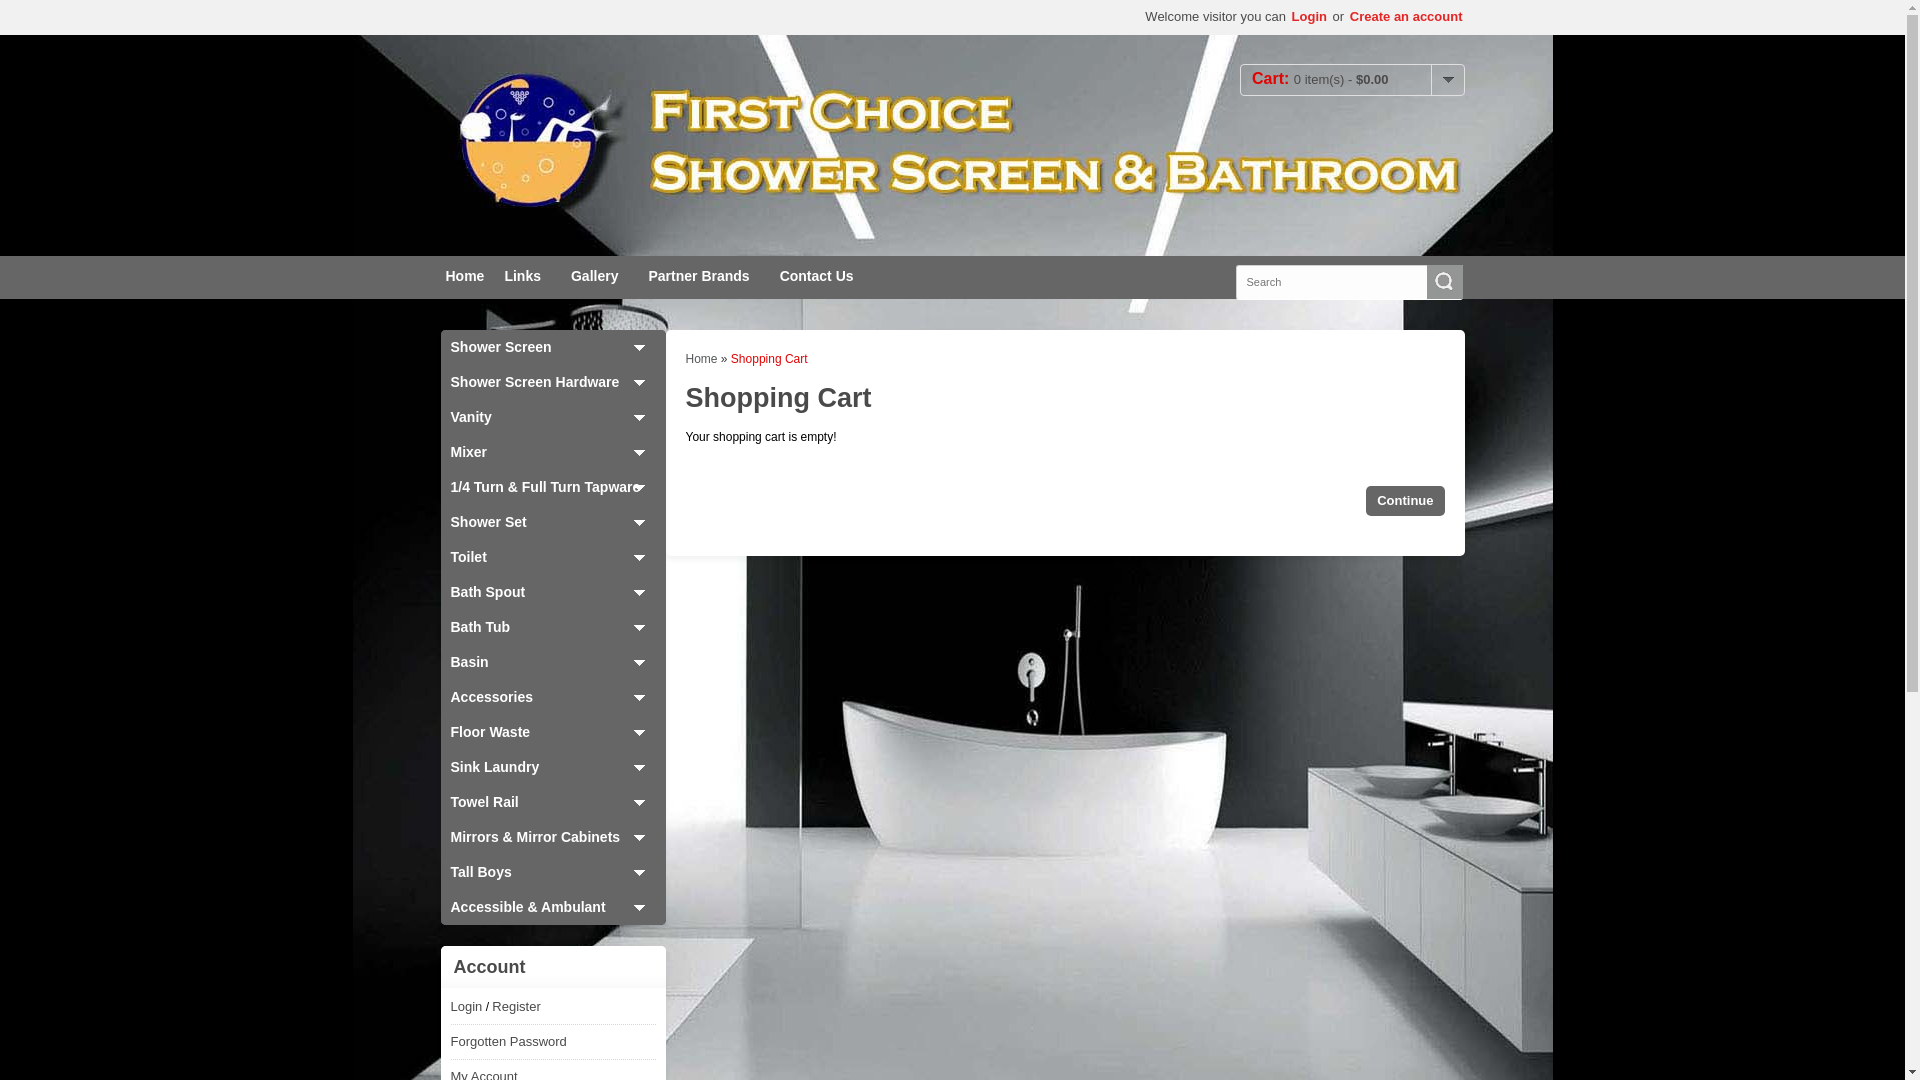 The width and height of the screenshot is (1920, 1080). What do you see at coordinates (552, 696) in the screenshot?
I see `'Accessories'` at bounding box center [552, 696].